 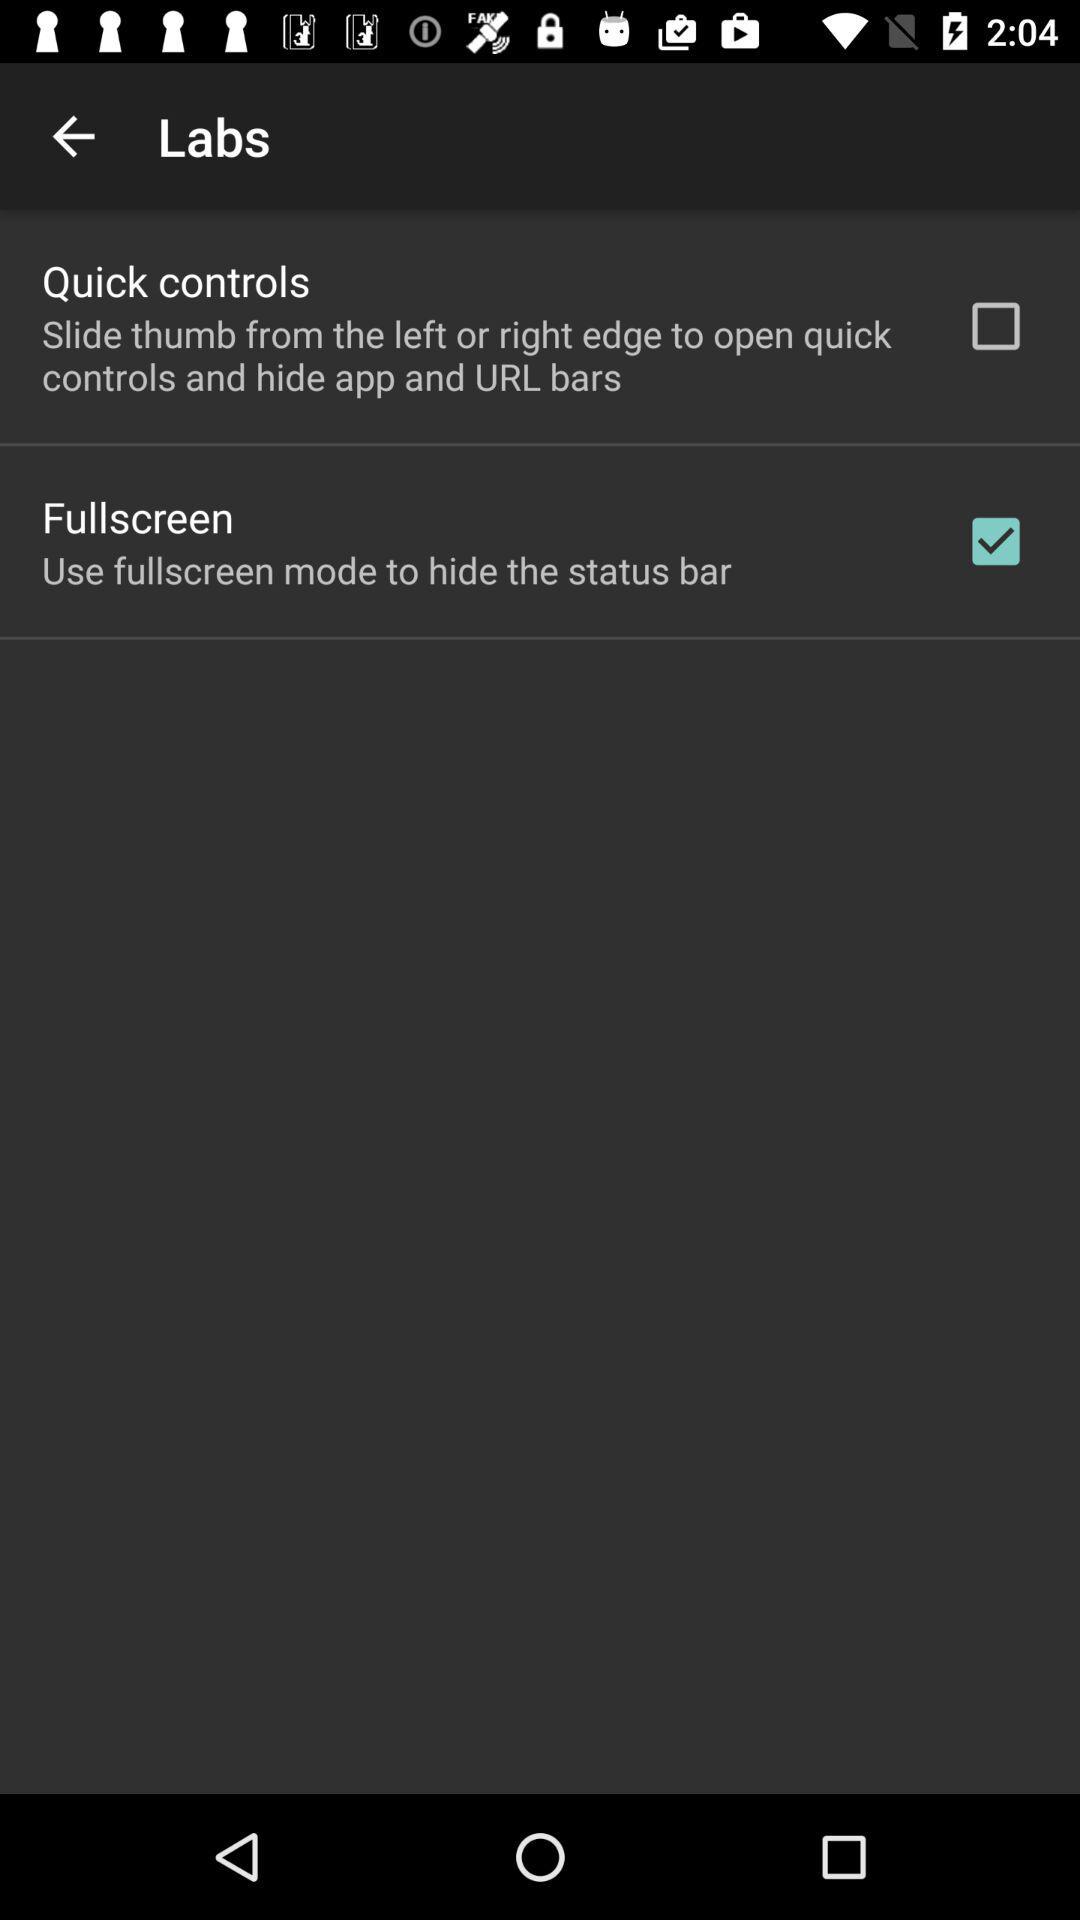 What do you see at coordinates (72, 135) in the screenshot?
I see `icon to the left of the labs` at bounding box center [72, 135].